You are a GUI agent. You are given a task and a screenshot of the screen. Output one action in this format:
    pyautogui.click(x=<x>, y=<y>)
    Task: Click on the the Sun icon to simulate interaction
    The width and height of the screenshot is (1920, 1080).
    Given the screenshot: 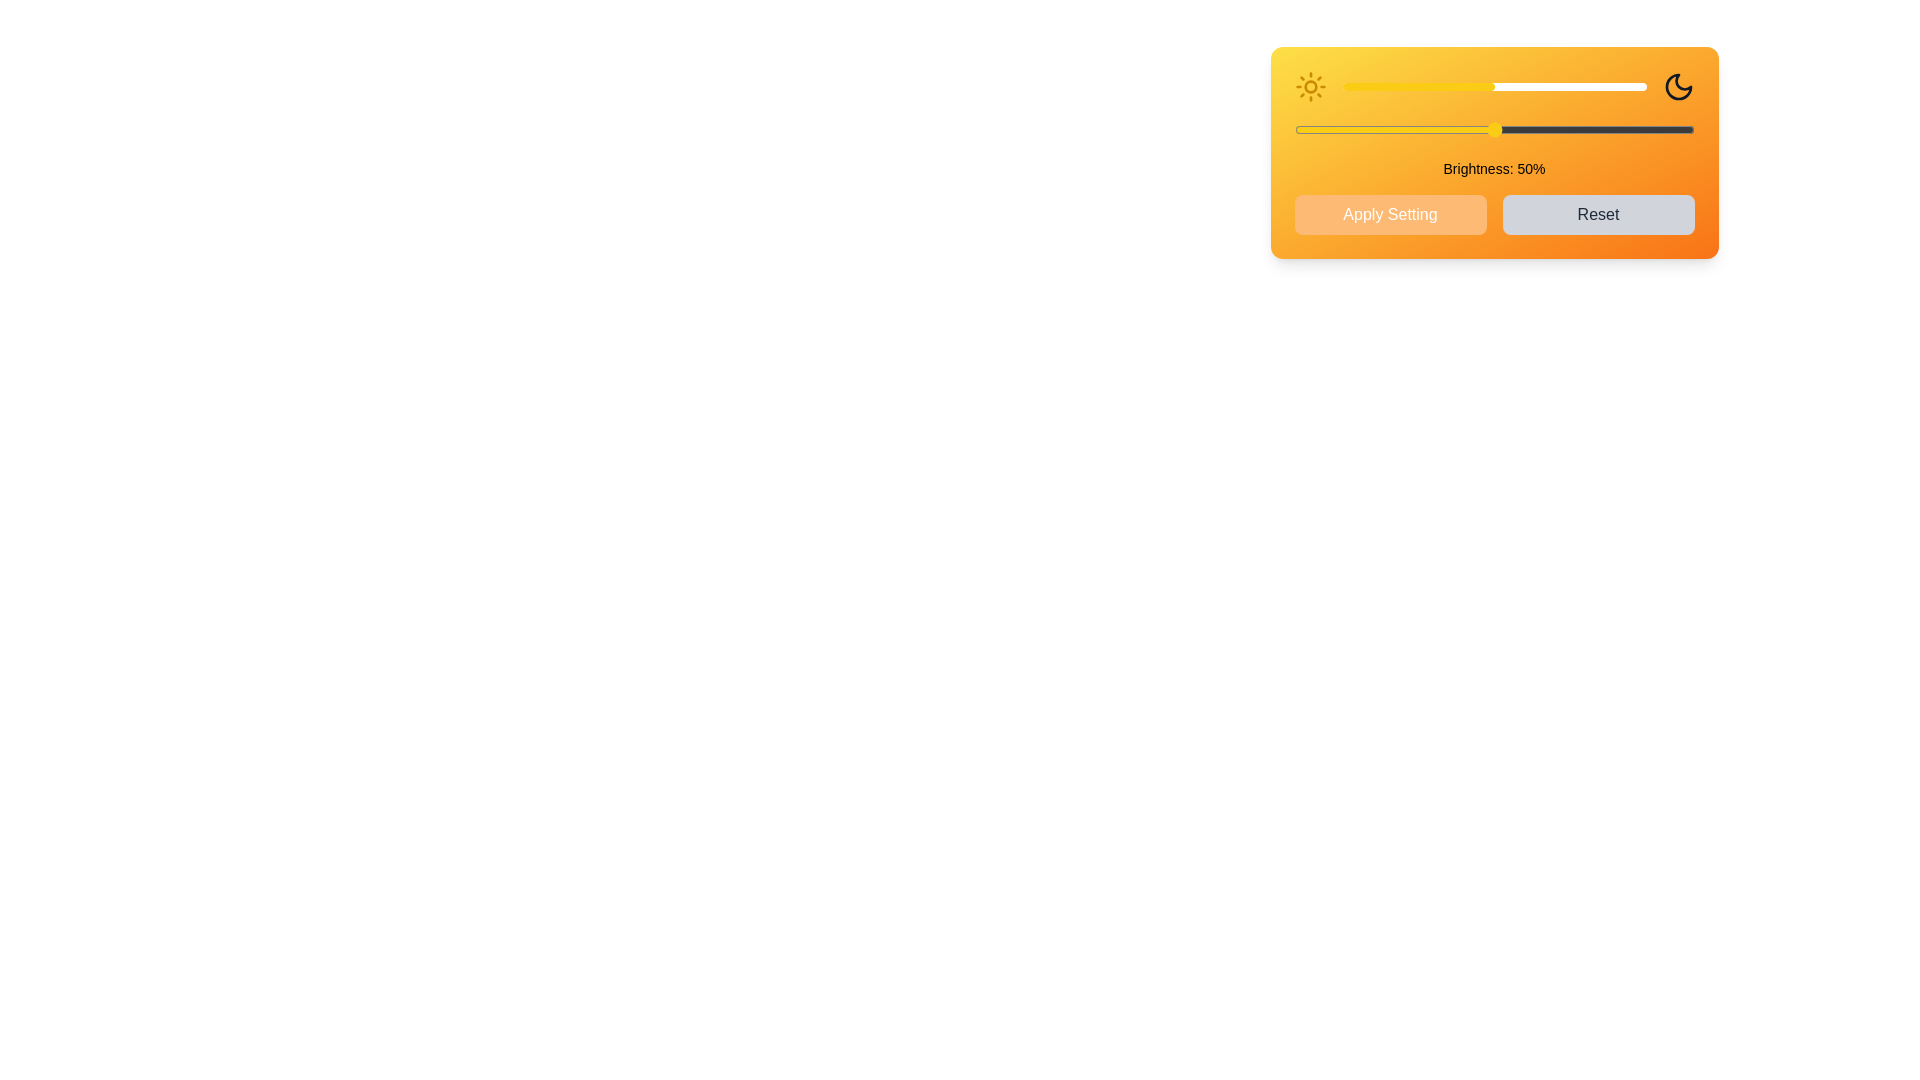 What is the action you would take?
    pyautogui.click(x=1310, y=86)
    